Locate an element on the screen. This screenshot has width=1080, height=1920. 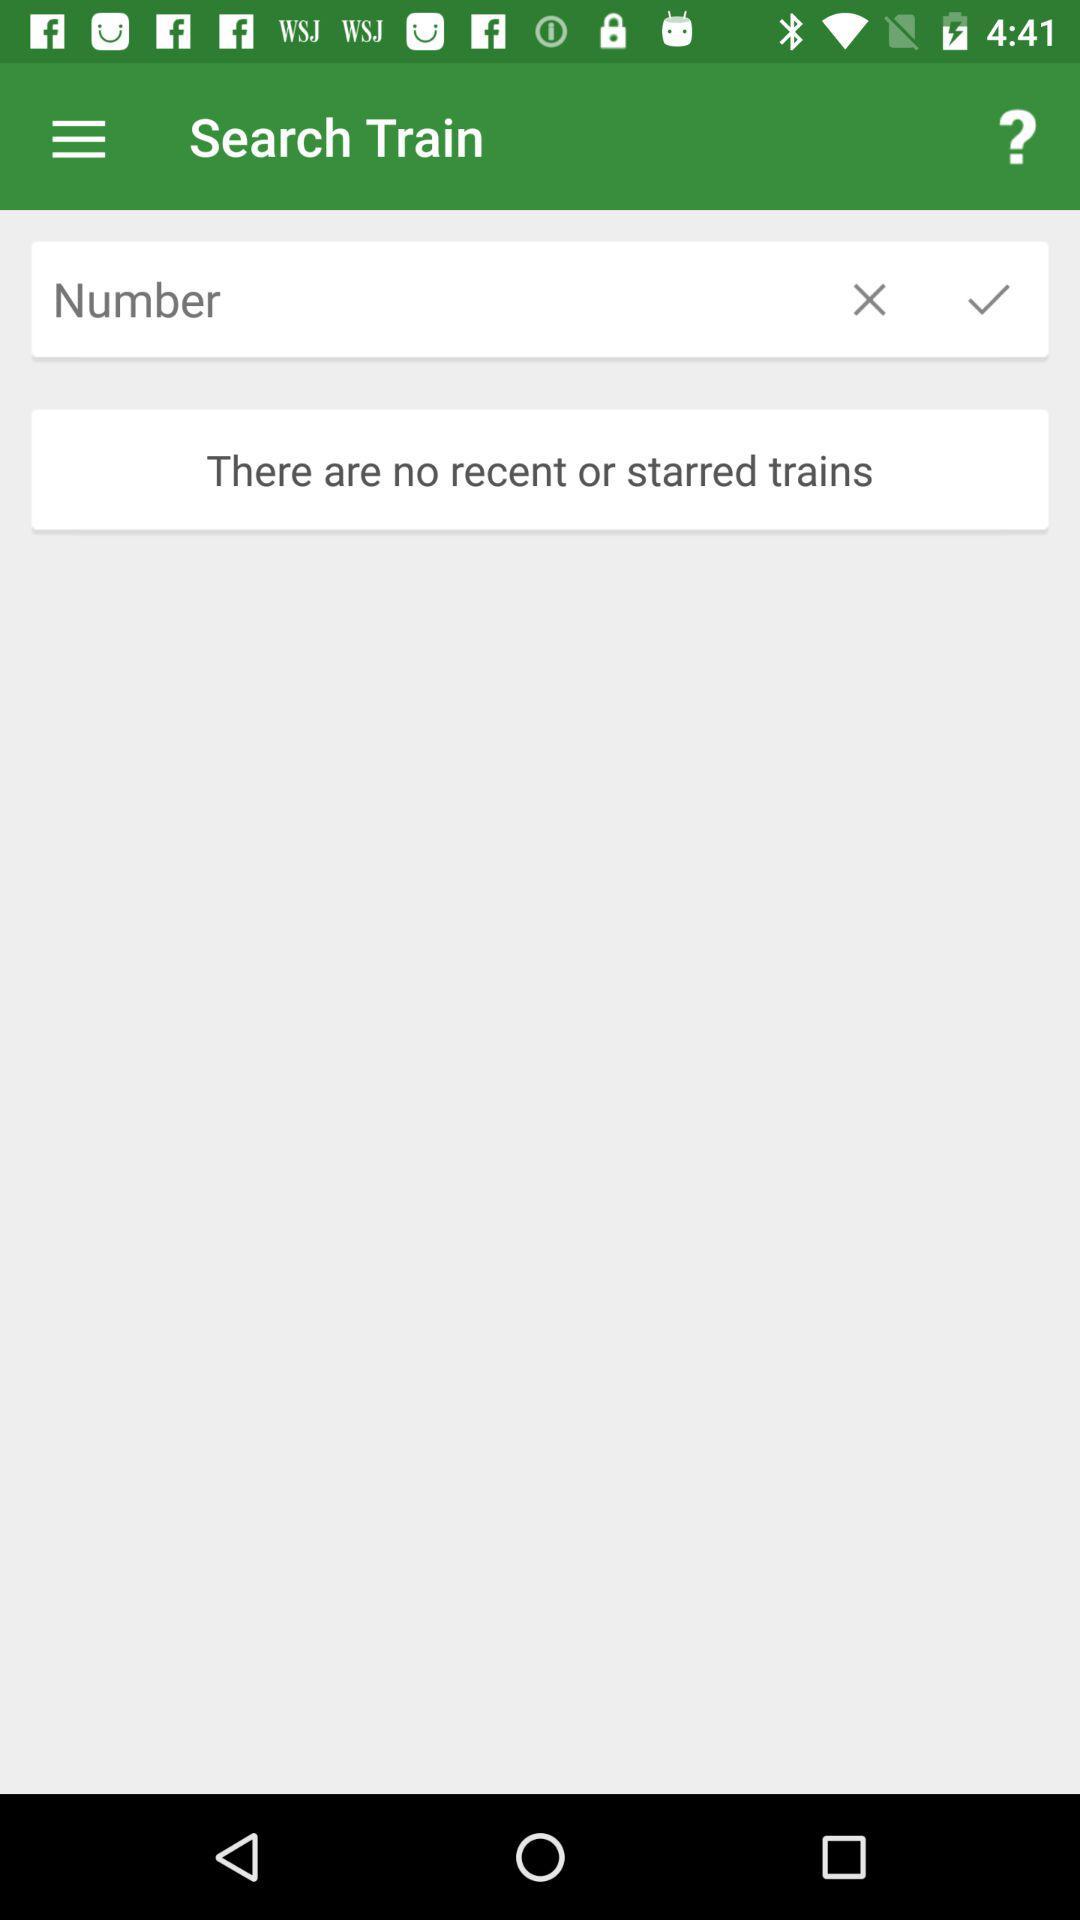
train number to be searched is located at coordinates (419, 298).